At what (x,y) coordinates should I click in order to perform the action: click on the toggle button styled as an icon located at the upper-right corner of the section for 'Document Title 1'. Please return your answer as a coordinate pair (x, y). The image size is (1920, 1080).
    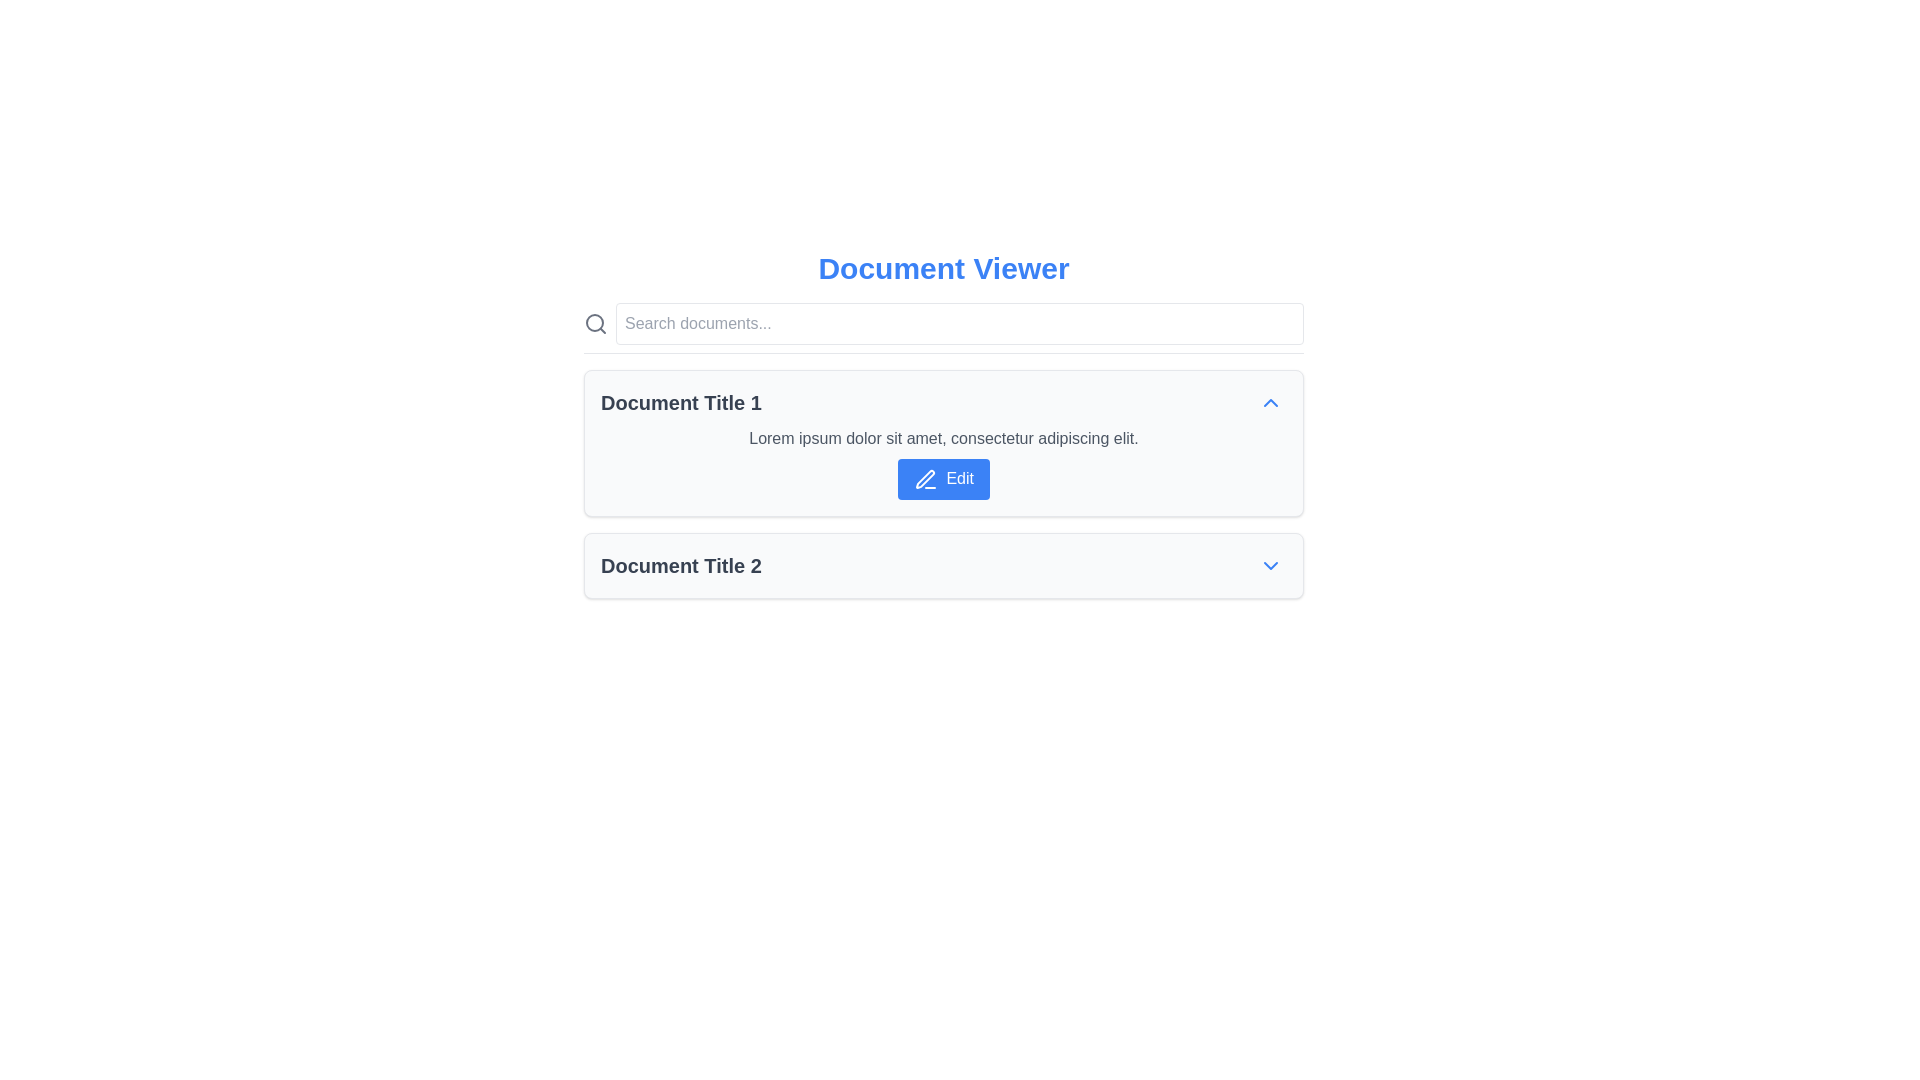
    Looking at the image, I should click on (1270, 402).